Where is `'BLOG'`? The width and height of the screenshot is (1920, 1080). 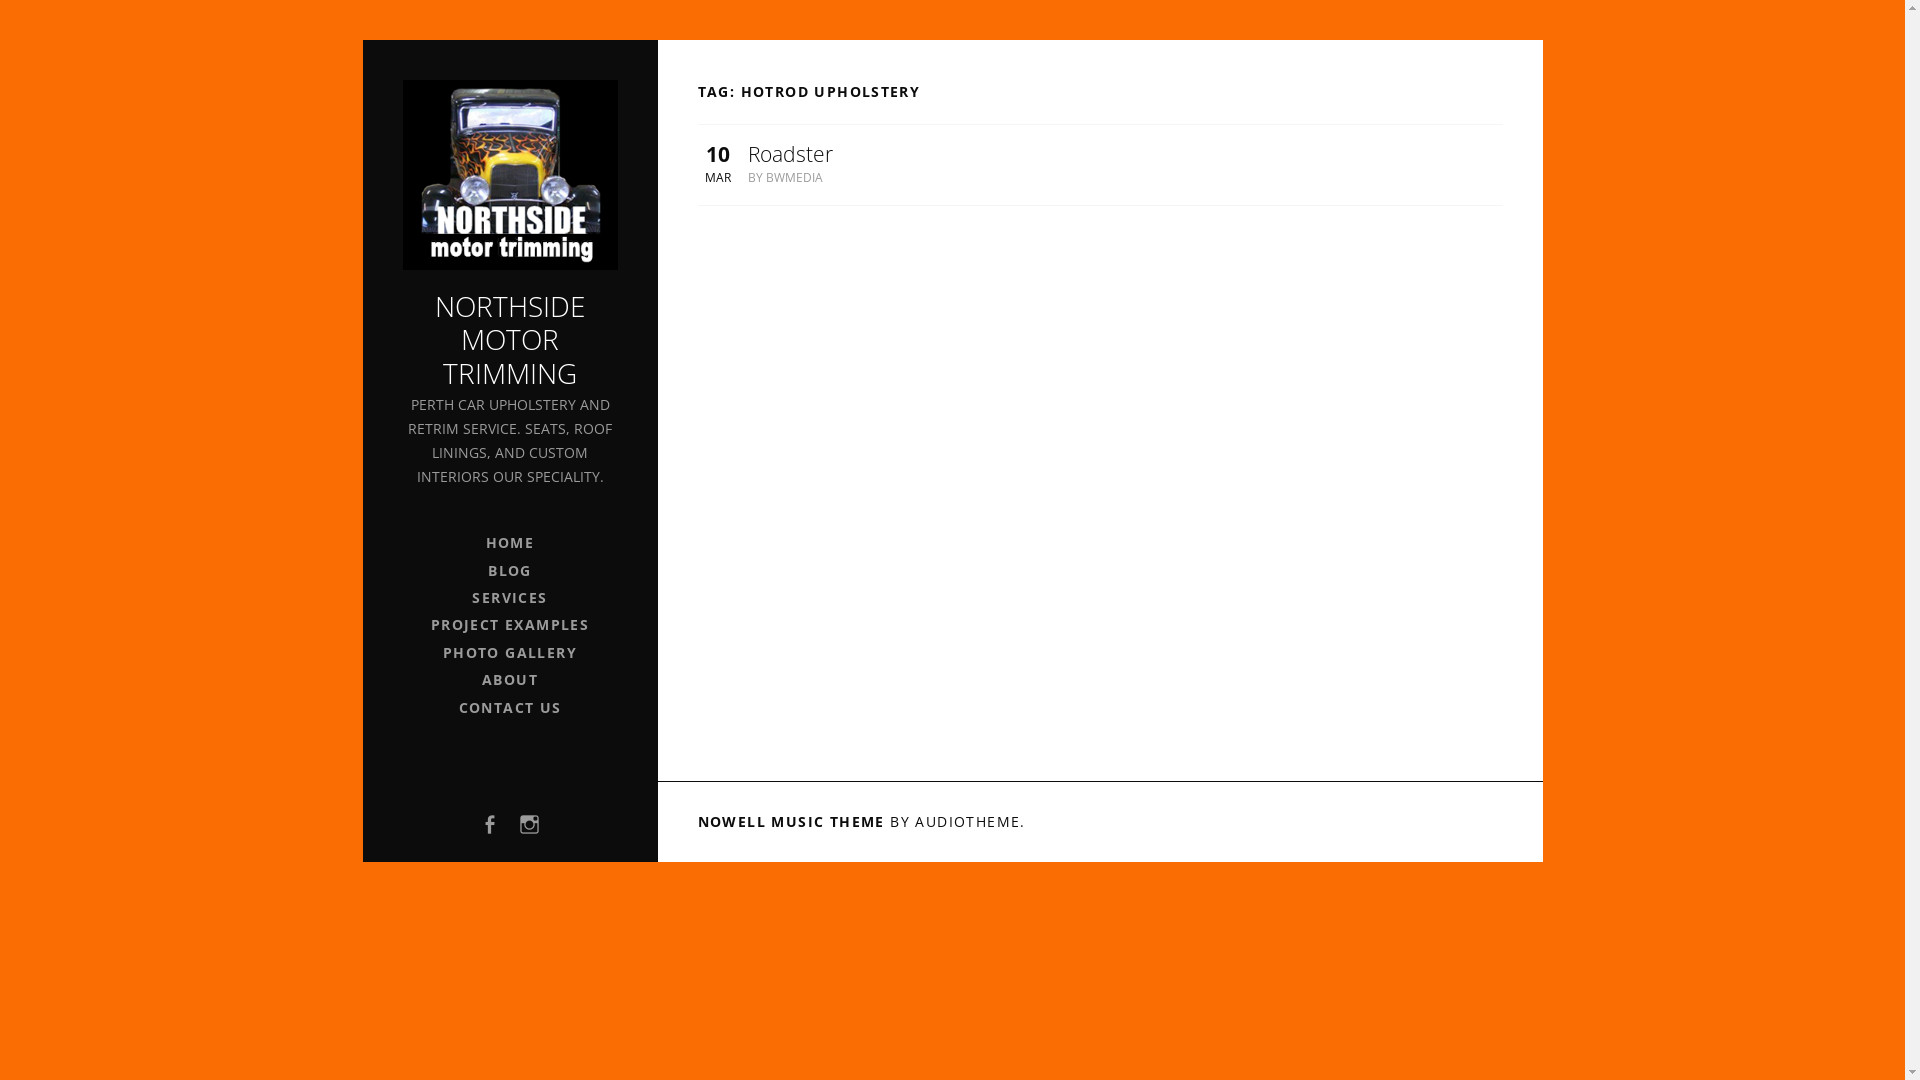 'BLOG' is located at coordinates (401, 570).